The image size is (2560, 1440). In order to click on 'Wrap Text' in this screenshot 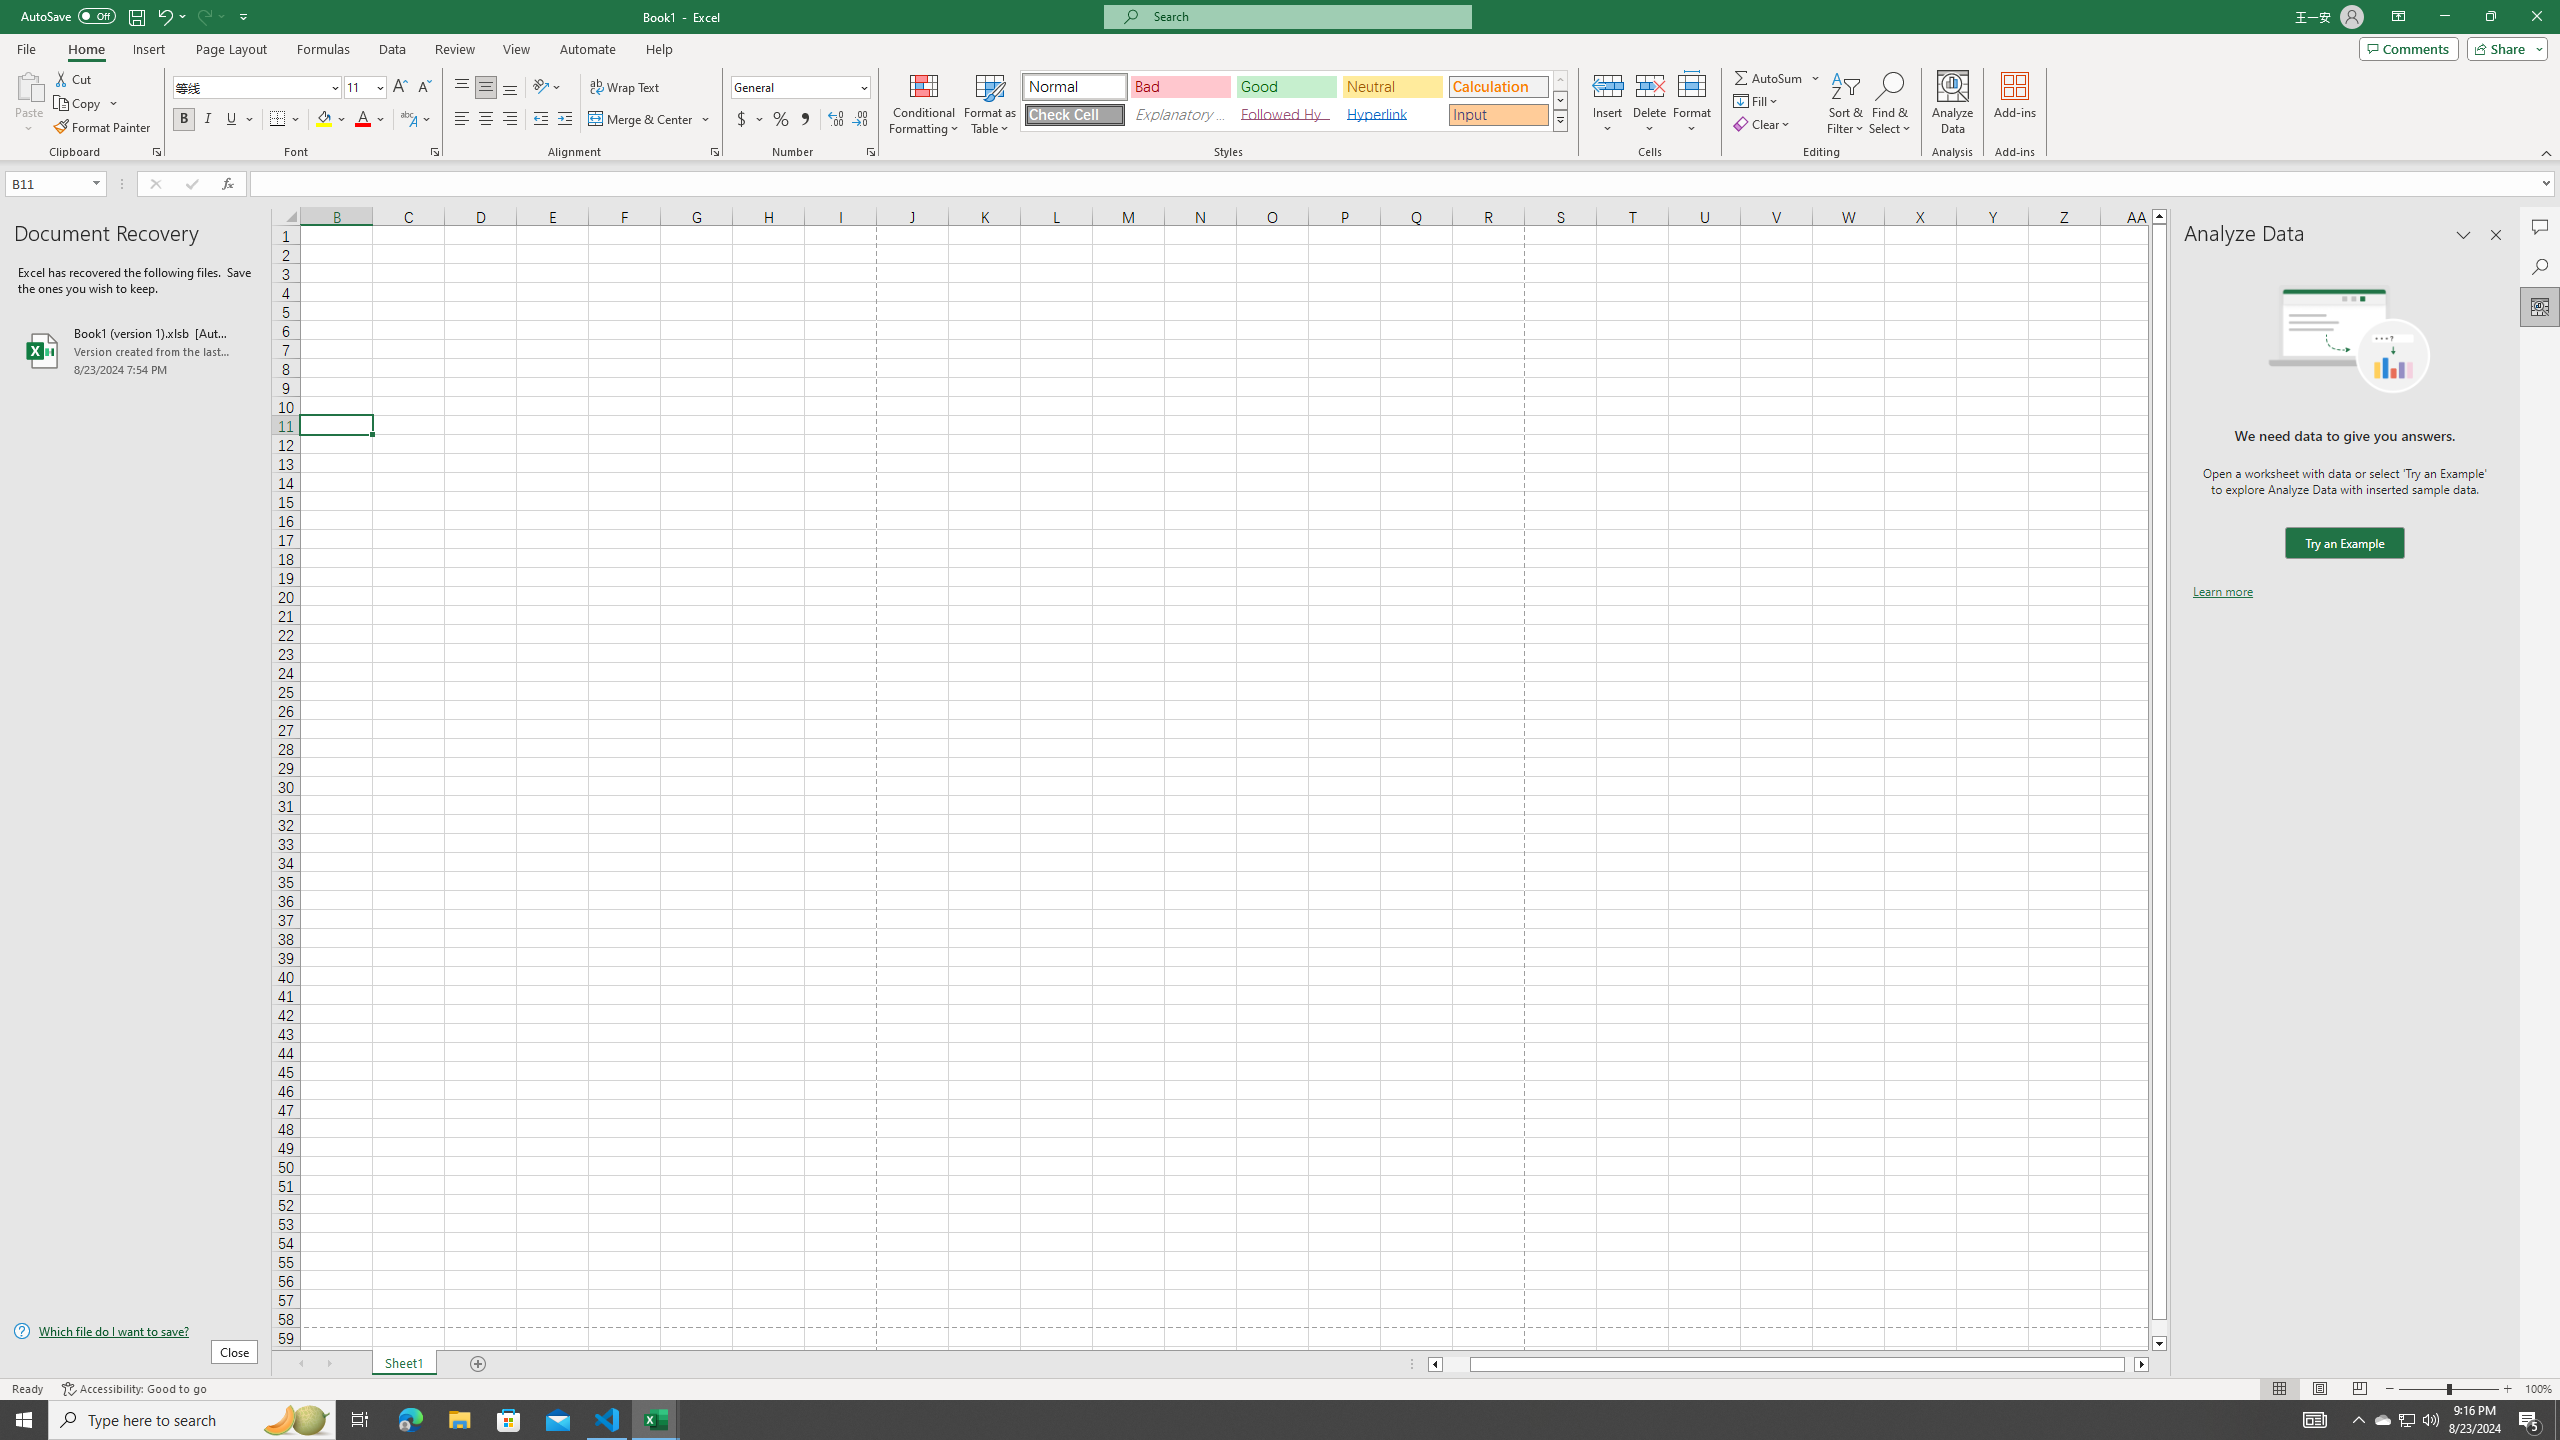, I will do `click(624, 87)`.